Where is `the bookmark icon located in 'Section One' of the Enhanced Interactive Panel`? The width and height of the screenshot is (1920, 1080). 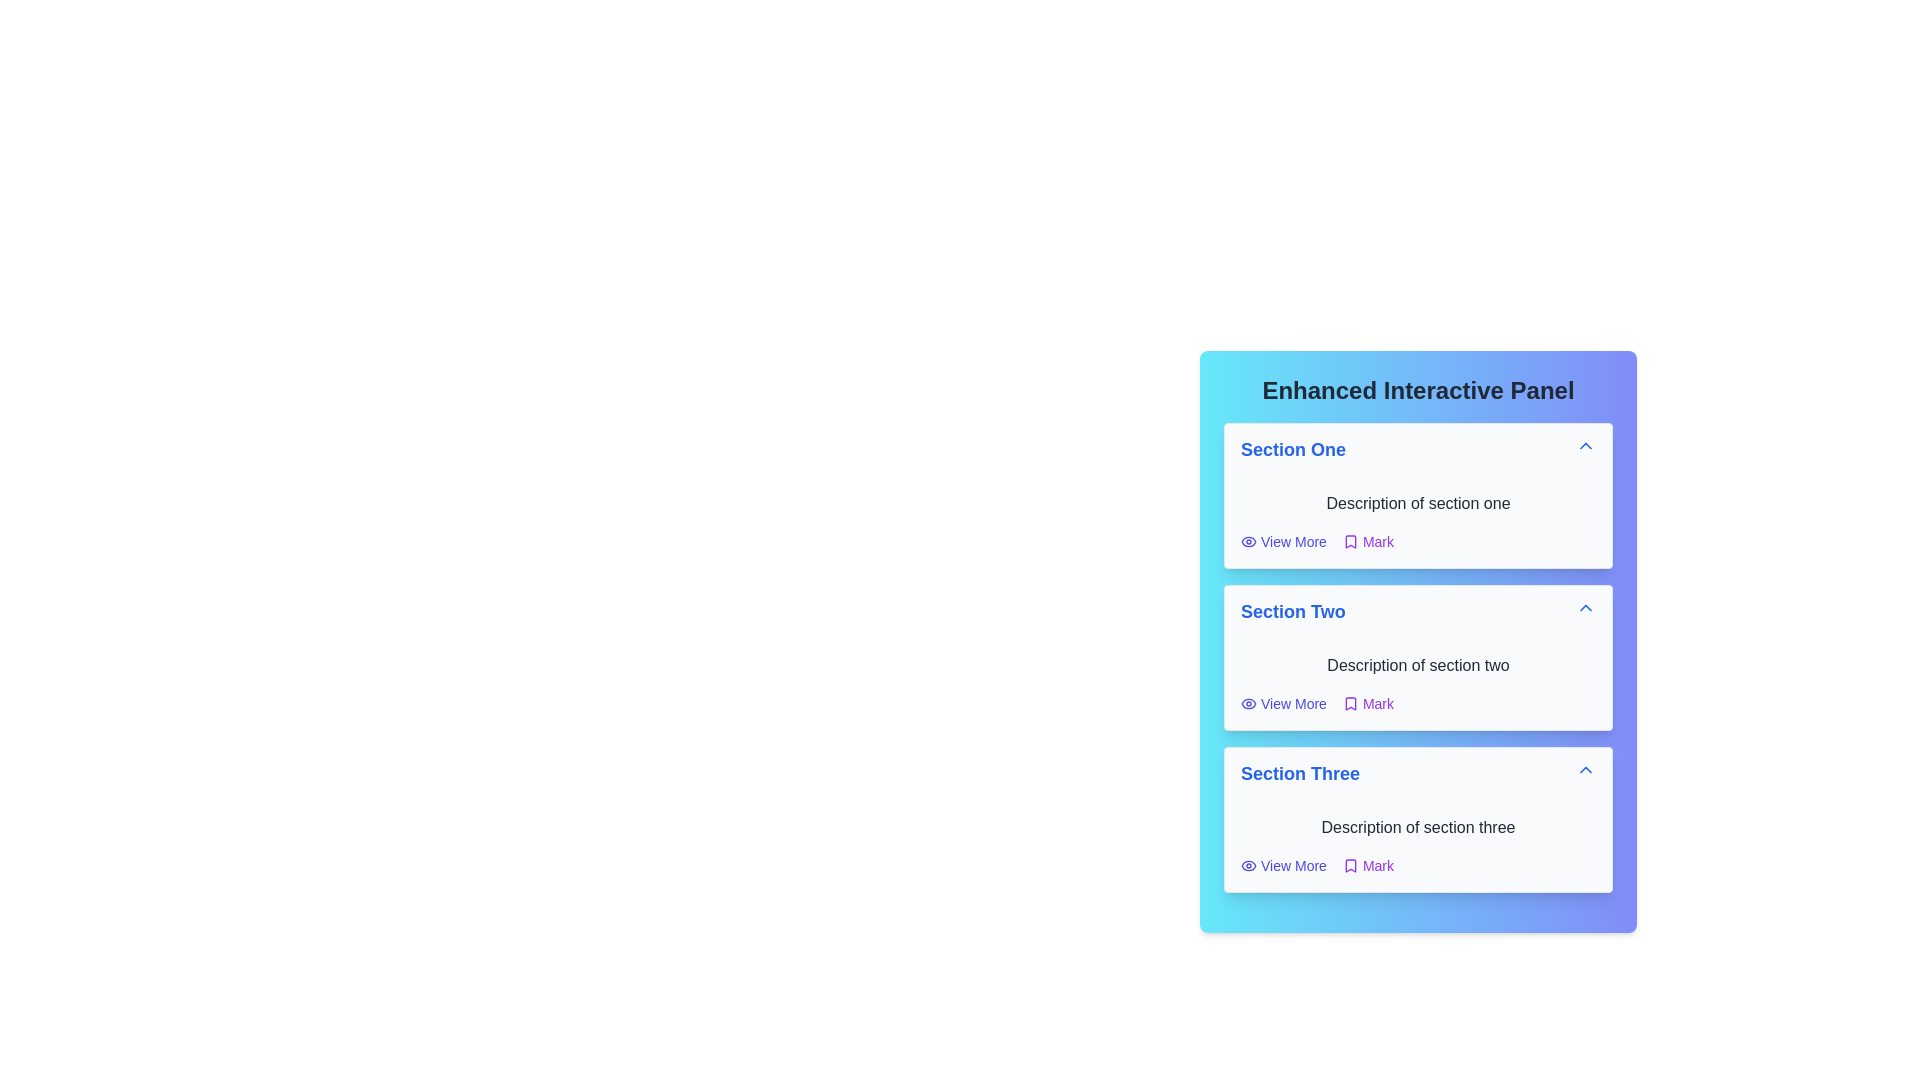
the bookmark icon located in 'Section One' of the Enhanced Interactive Panel is located at coordinates (1350, 542).